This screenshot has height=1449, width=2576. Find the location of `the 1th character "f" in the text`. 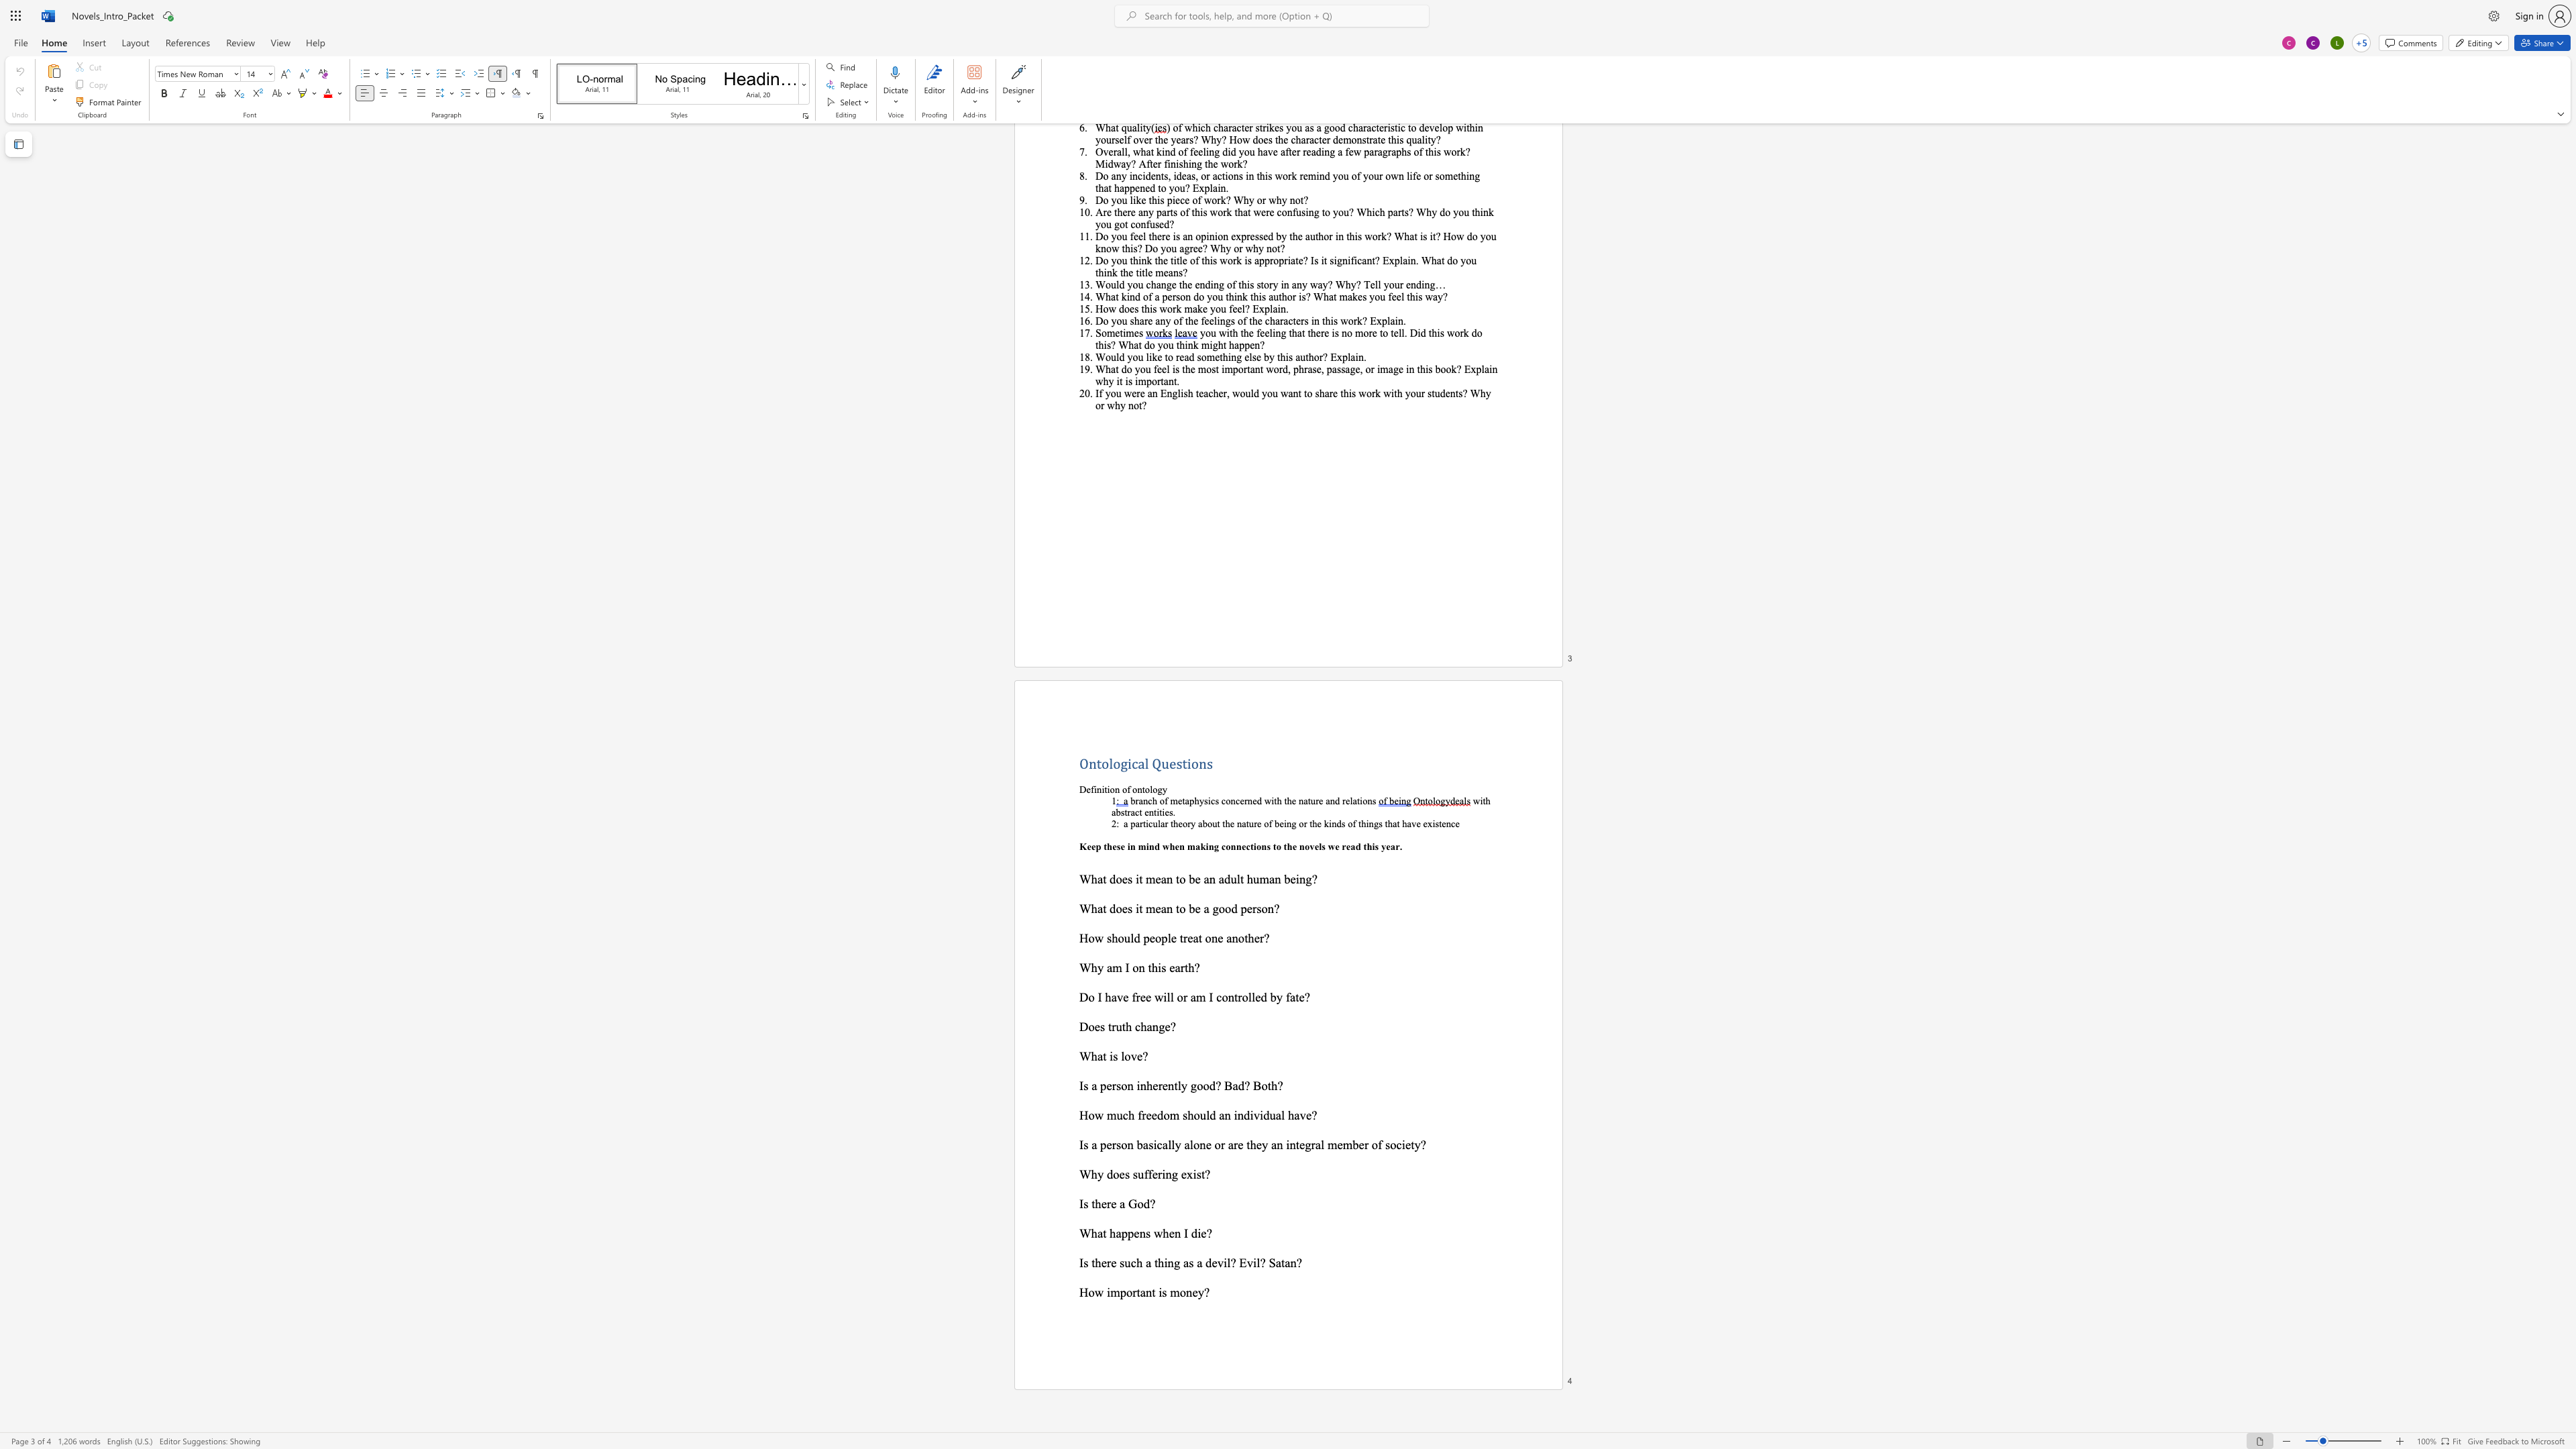

the 1th character "f" in the text is located at coordinates (1138, 1114).